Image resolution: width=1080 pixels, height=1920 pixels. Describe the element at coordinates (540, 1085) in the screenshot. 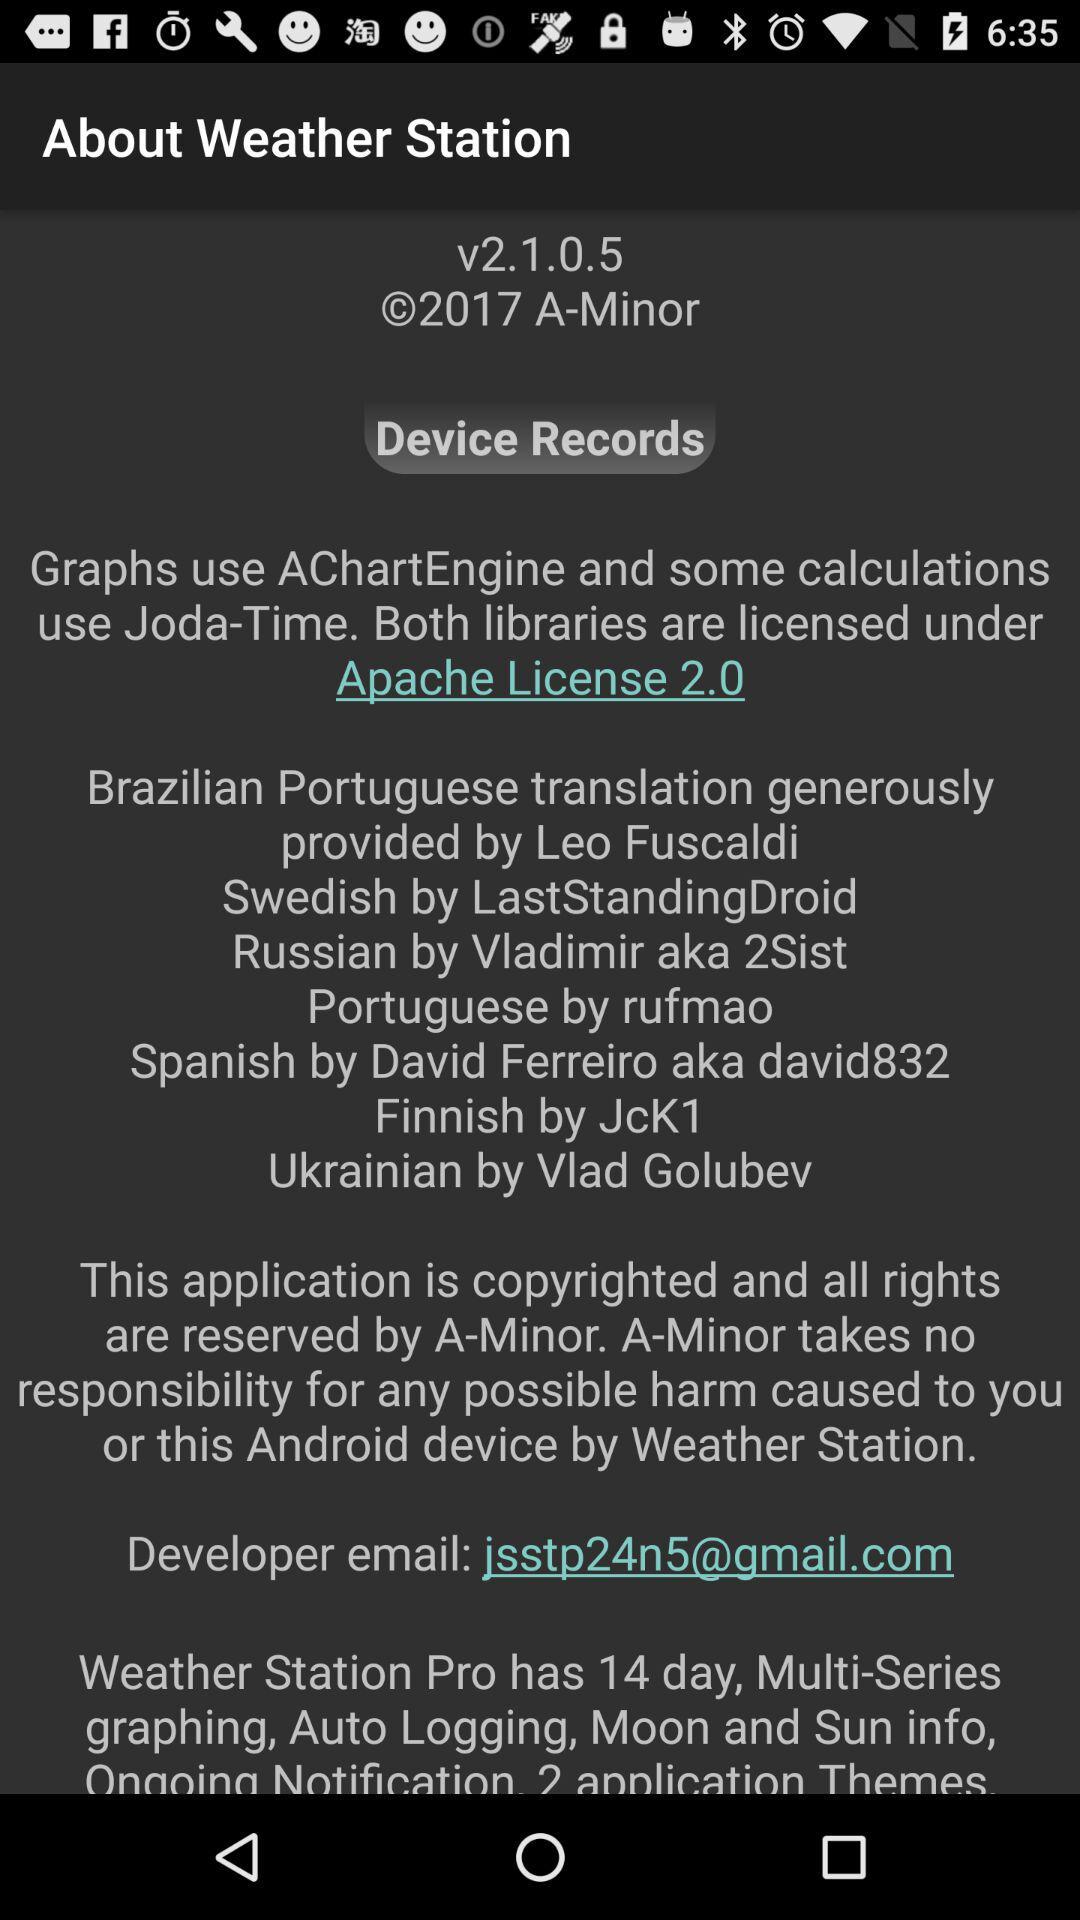

I see `graphs use achartengine item` at that location.